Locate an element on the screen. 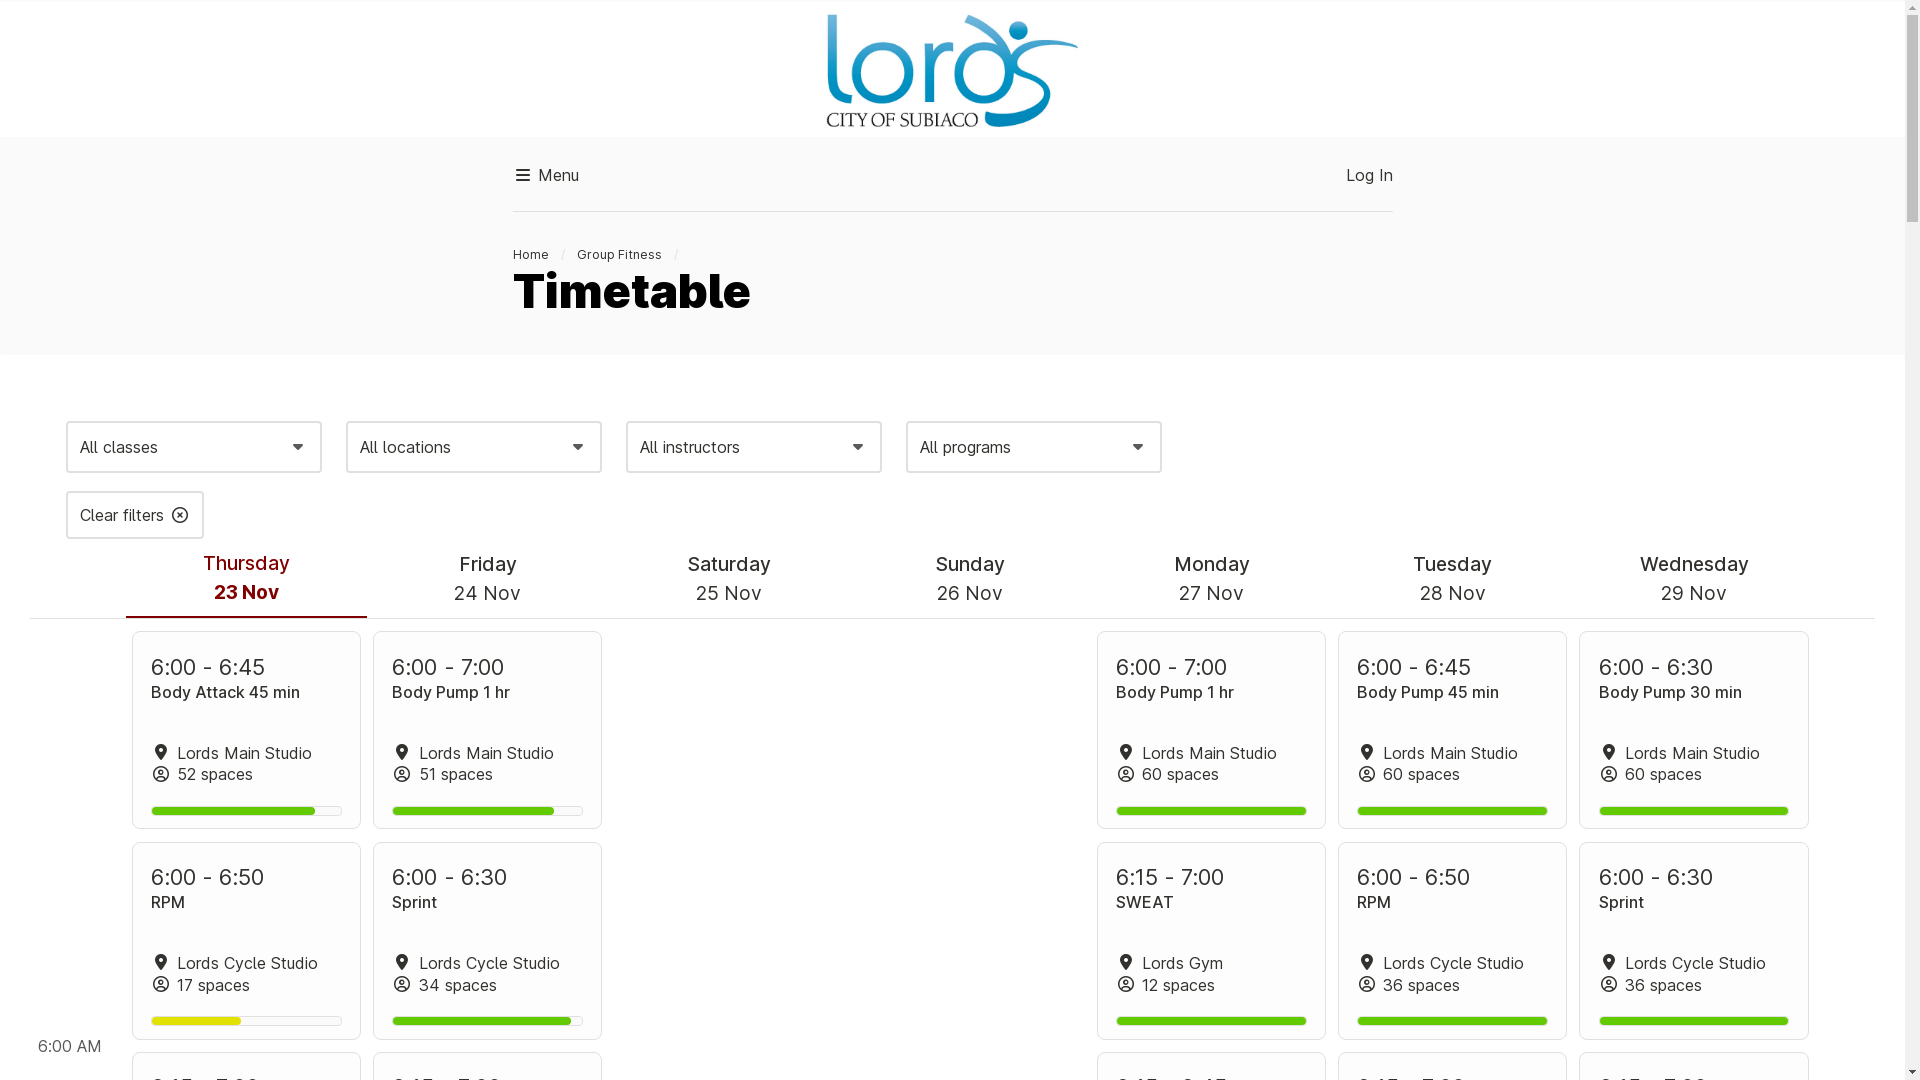 Image resolution: width=1920 pixels, height=1080 pixels. '85%' is located at coordinates (487, 810).